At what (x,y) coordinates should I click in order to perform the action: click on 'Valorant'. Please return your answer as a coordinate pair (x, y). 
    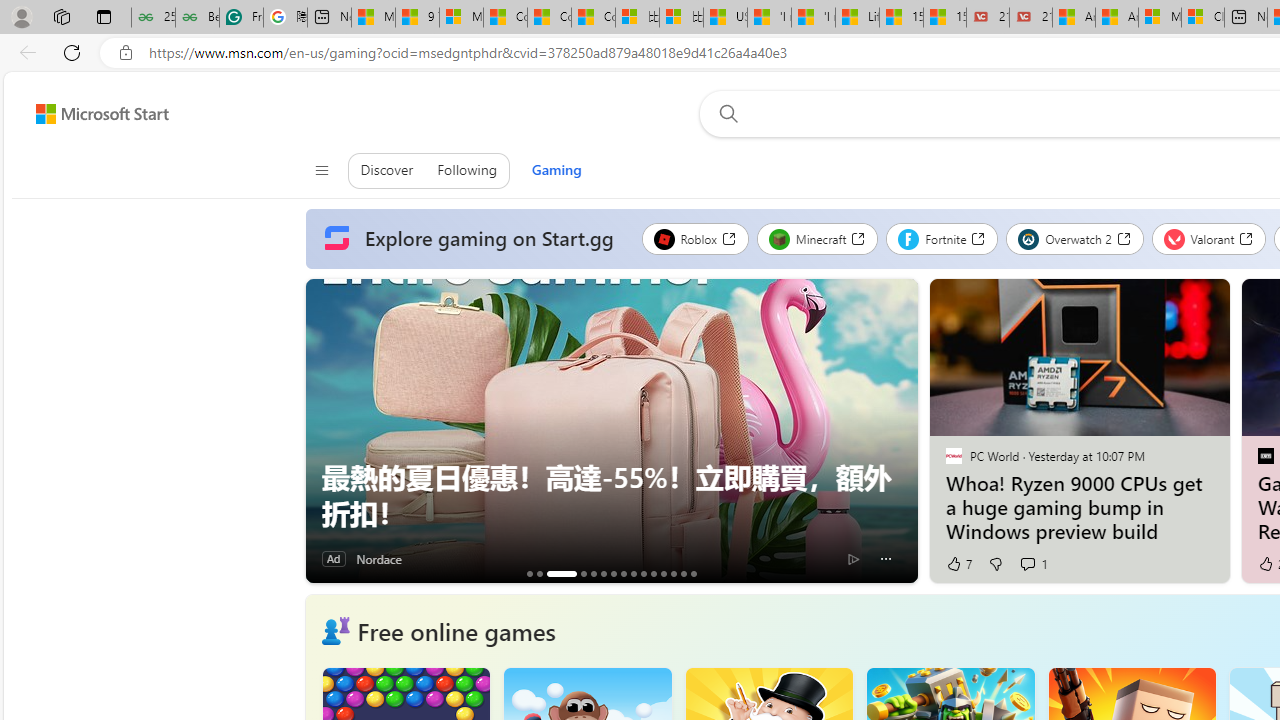
    Looking at the image, I should click on (1207, 238).